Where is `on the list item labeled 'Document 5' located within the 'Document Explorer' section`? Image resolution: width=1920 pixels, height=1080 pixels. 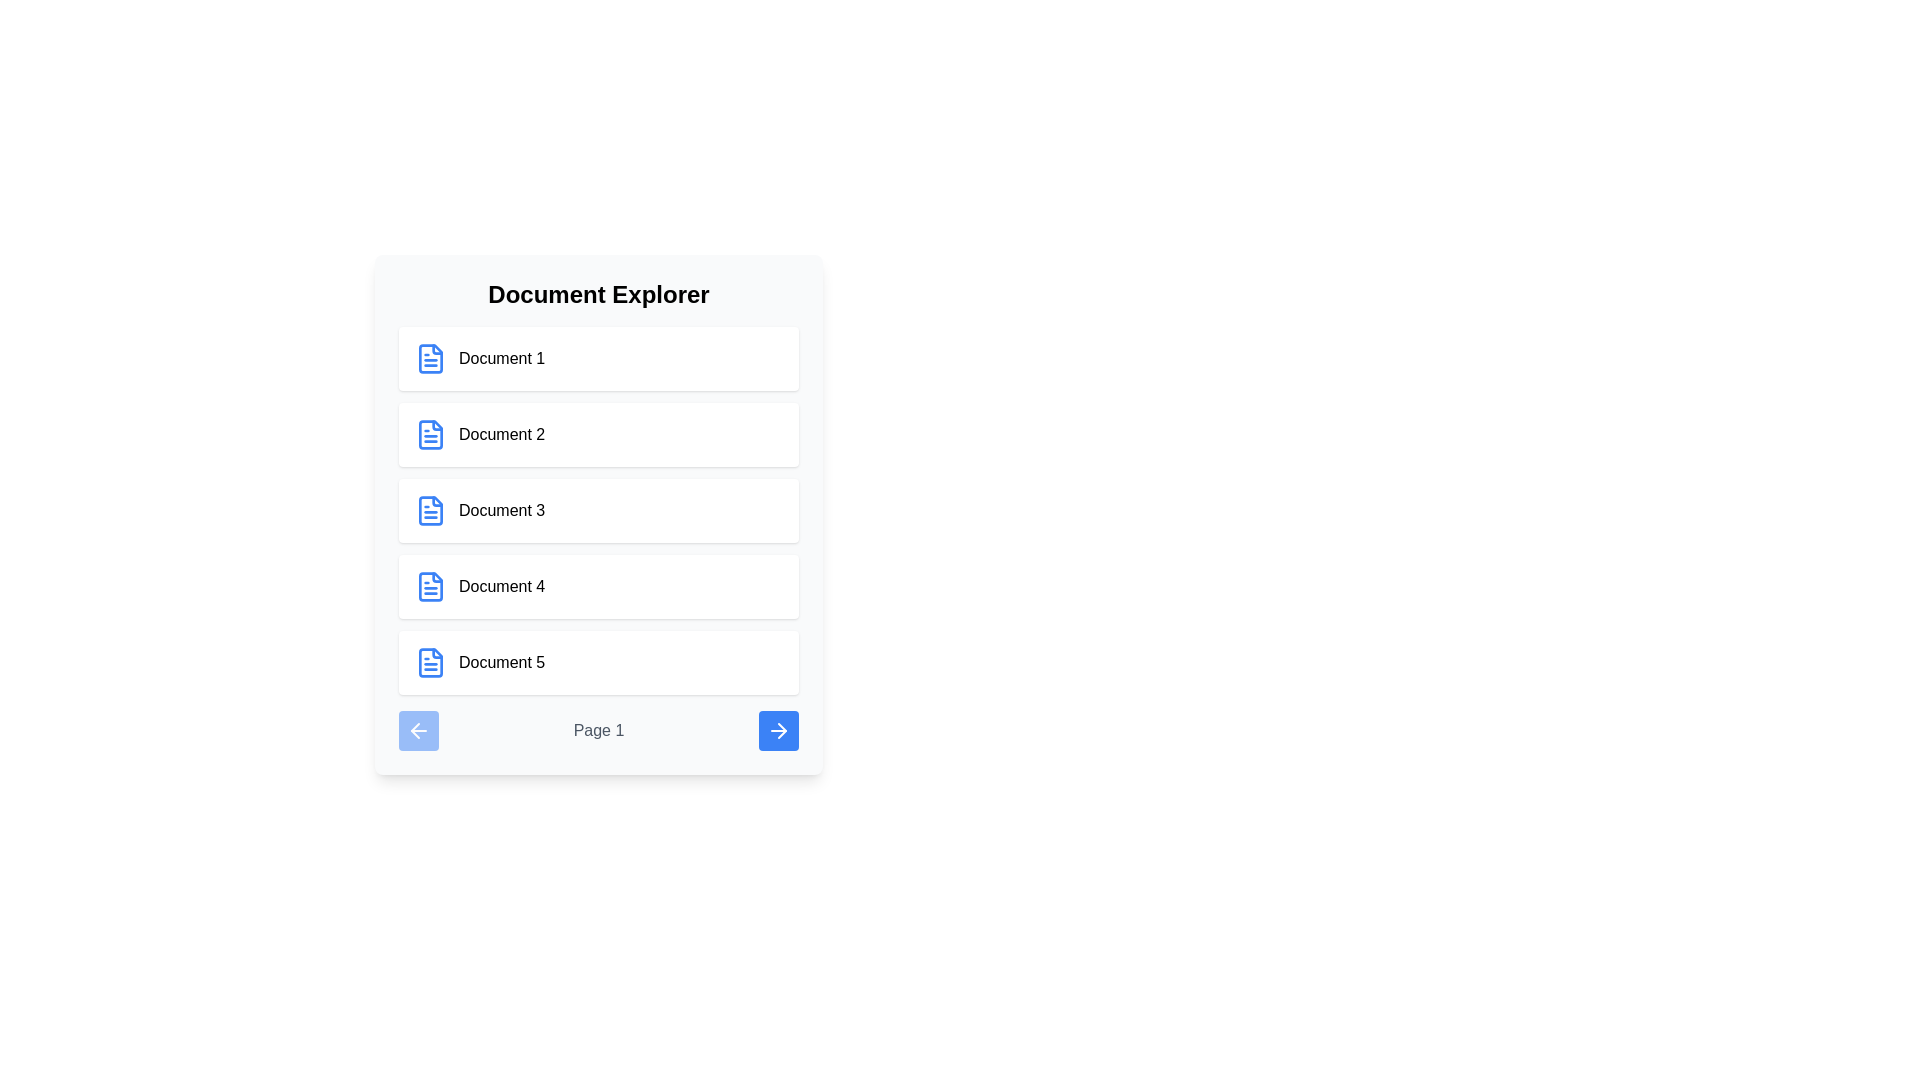
on the list item labeled 'Document 5' located within the 'Document Explorer' section is located at coordinates (598, 663).